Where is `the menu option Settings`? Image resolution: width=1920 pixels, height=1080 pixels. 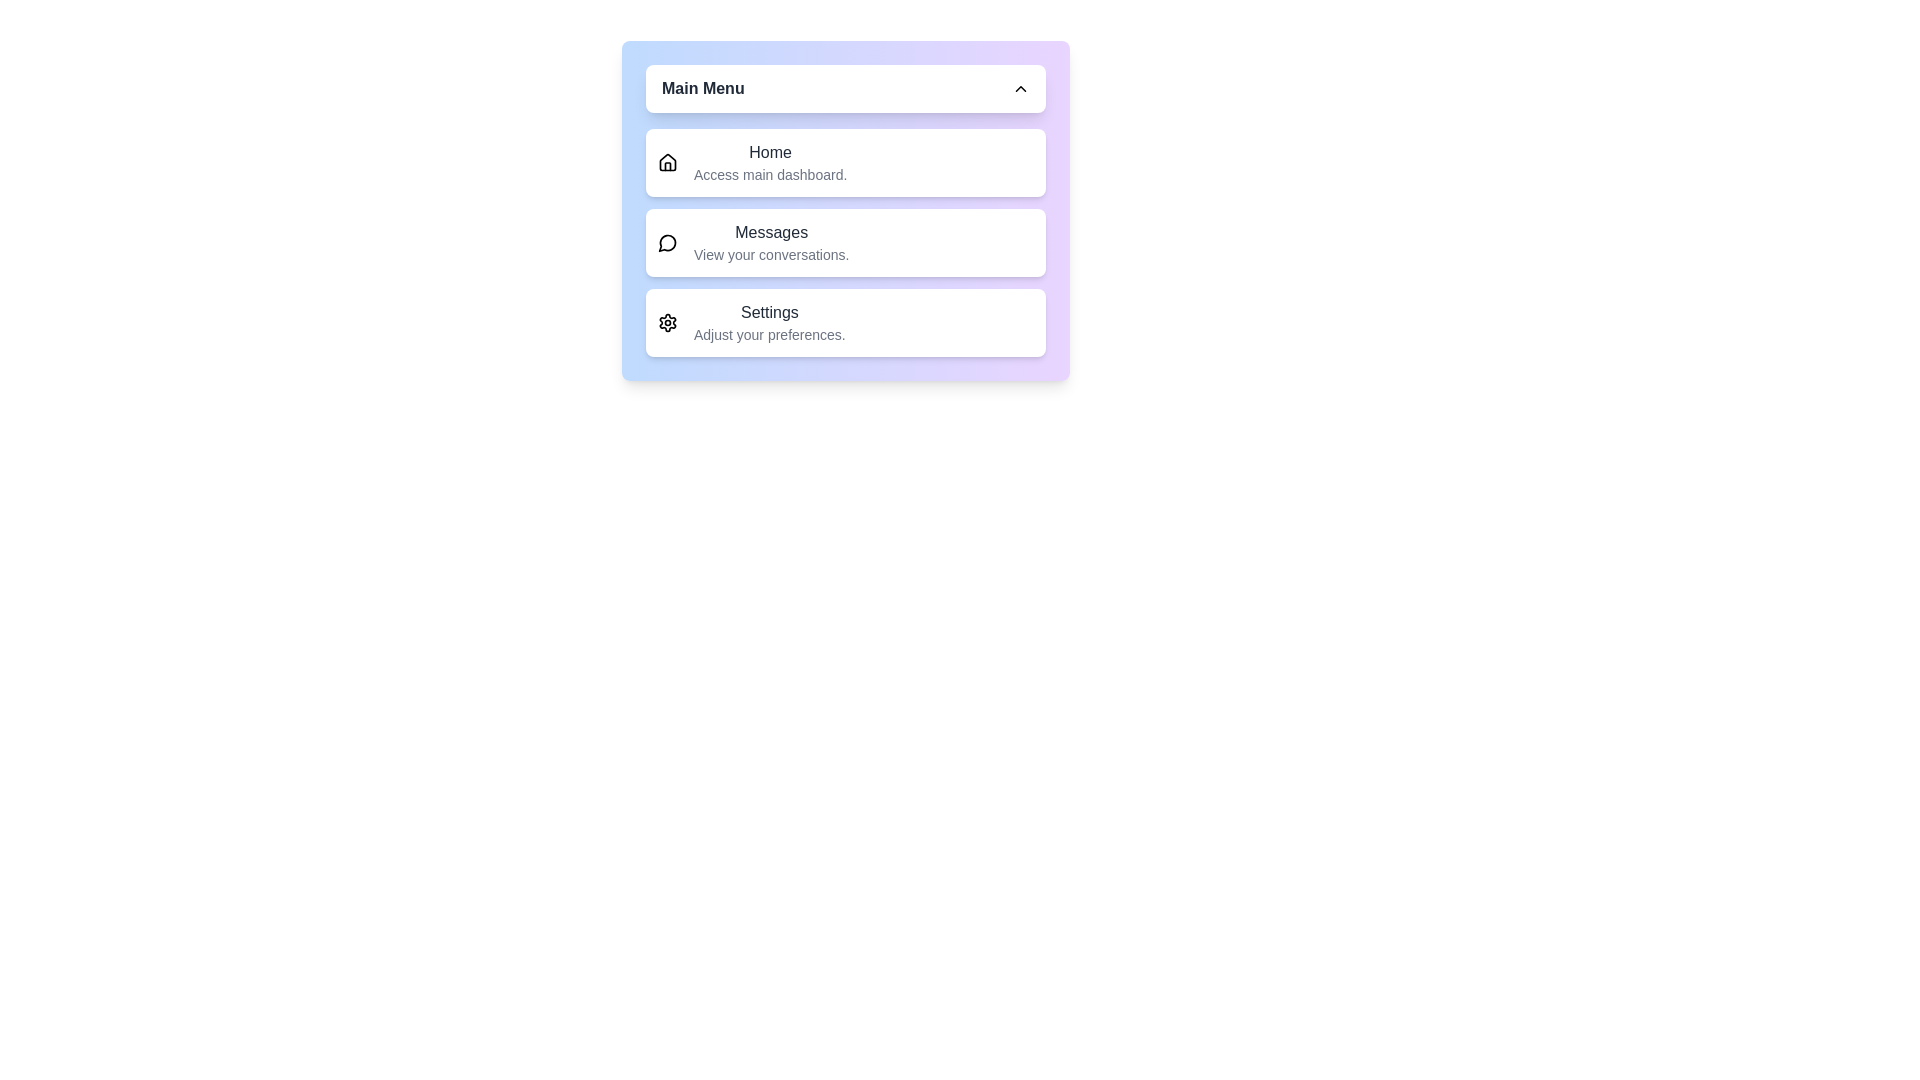
the menu option Settings is located at coordinates (845, 322).